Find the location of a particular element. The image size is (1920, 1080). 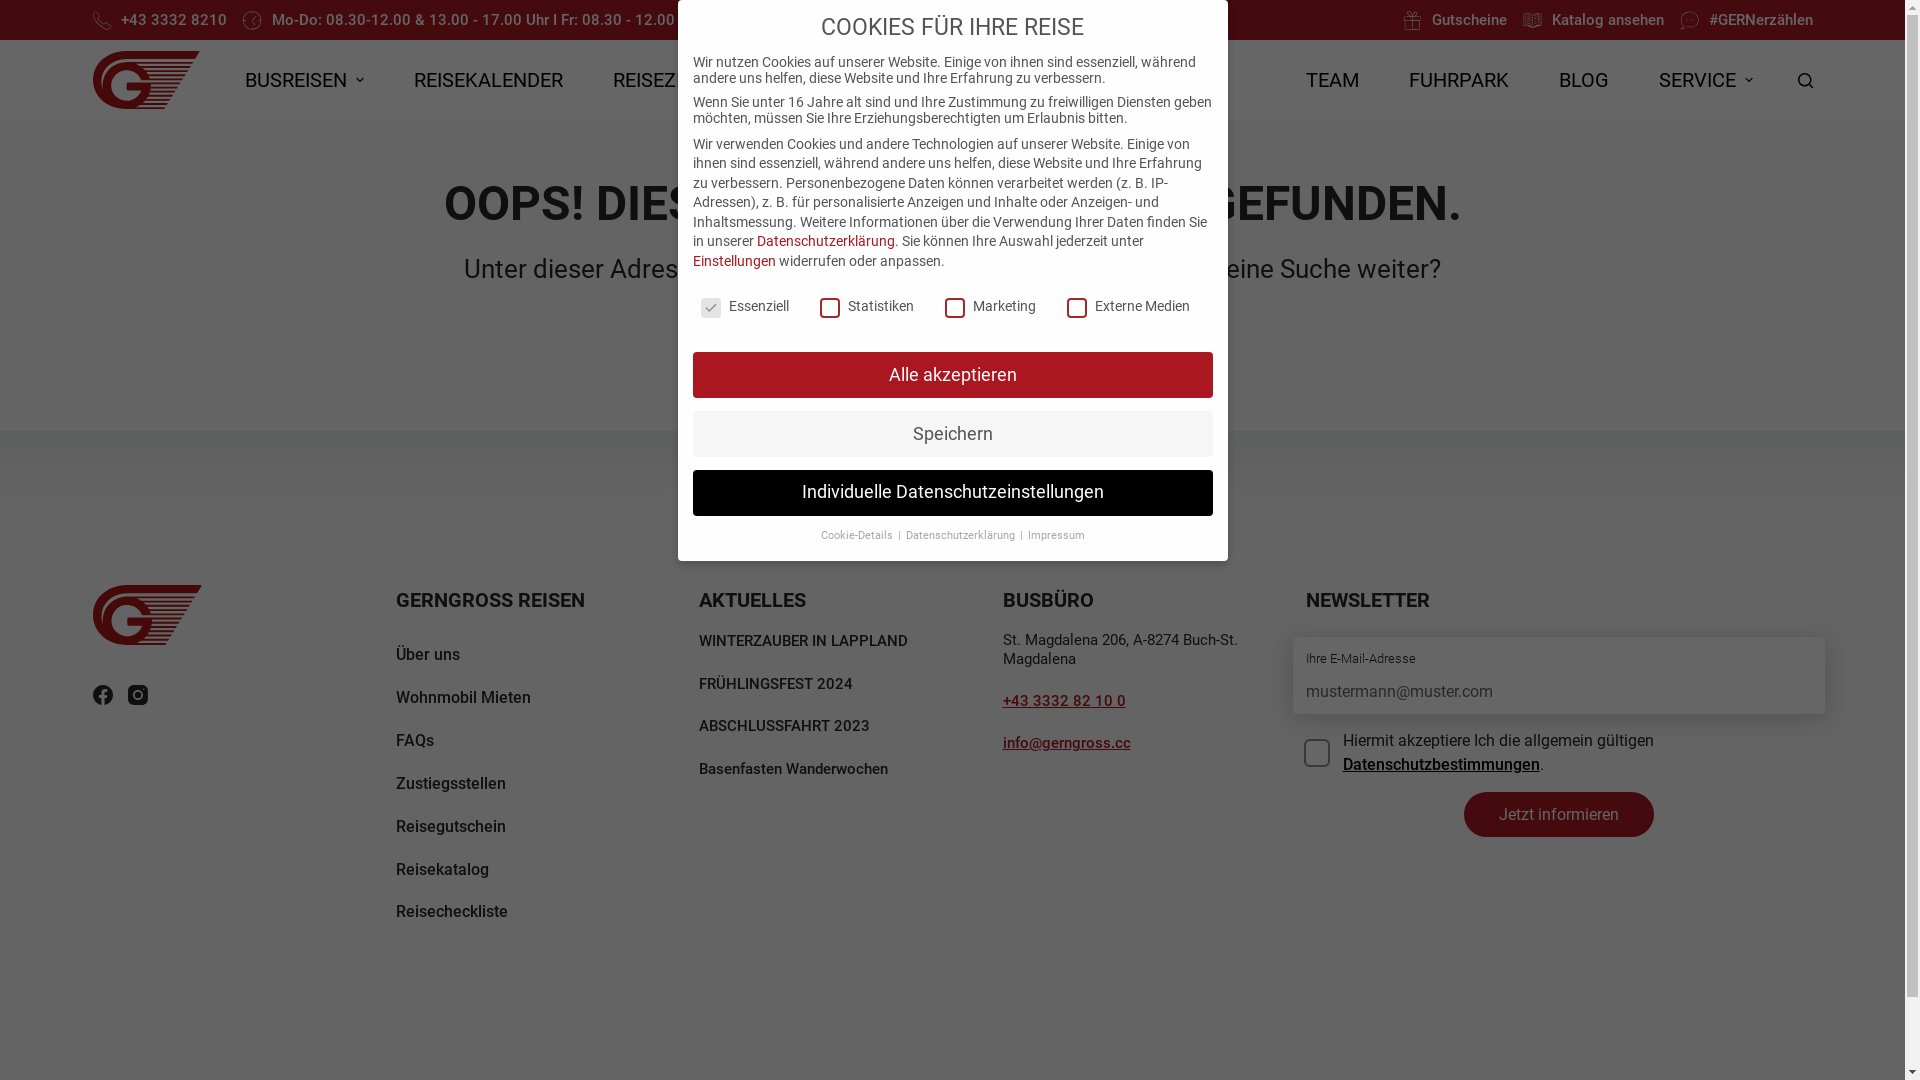

'+43 3332 82 10 0' is located at coordinates (1062, 700).